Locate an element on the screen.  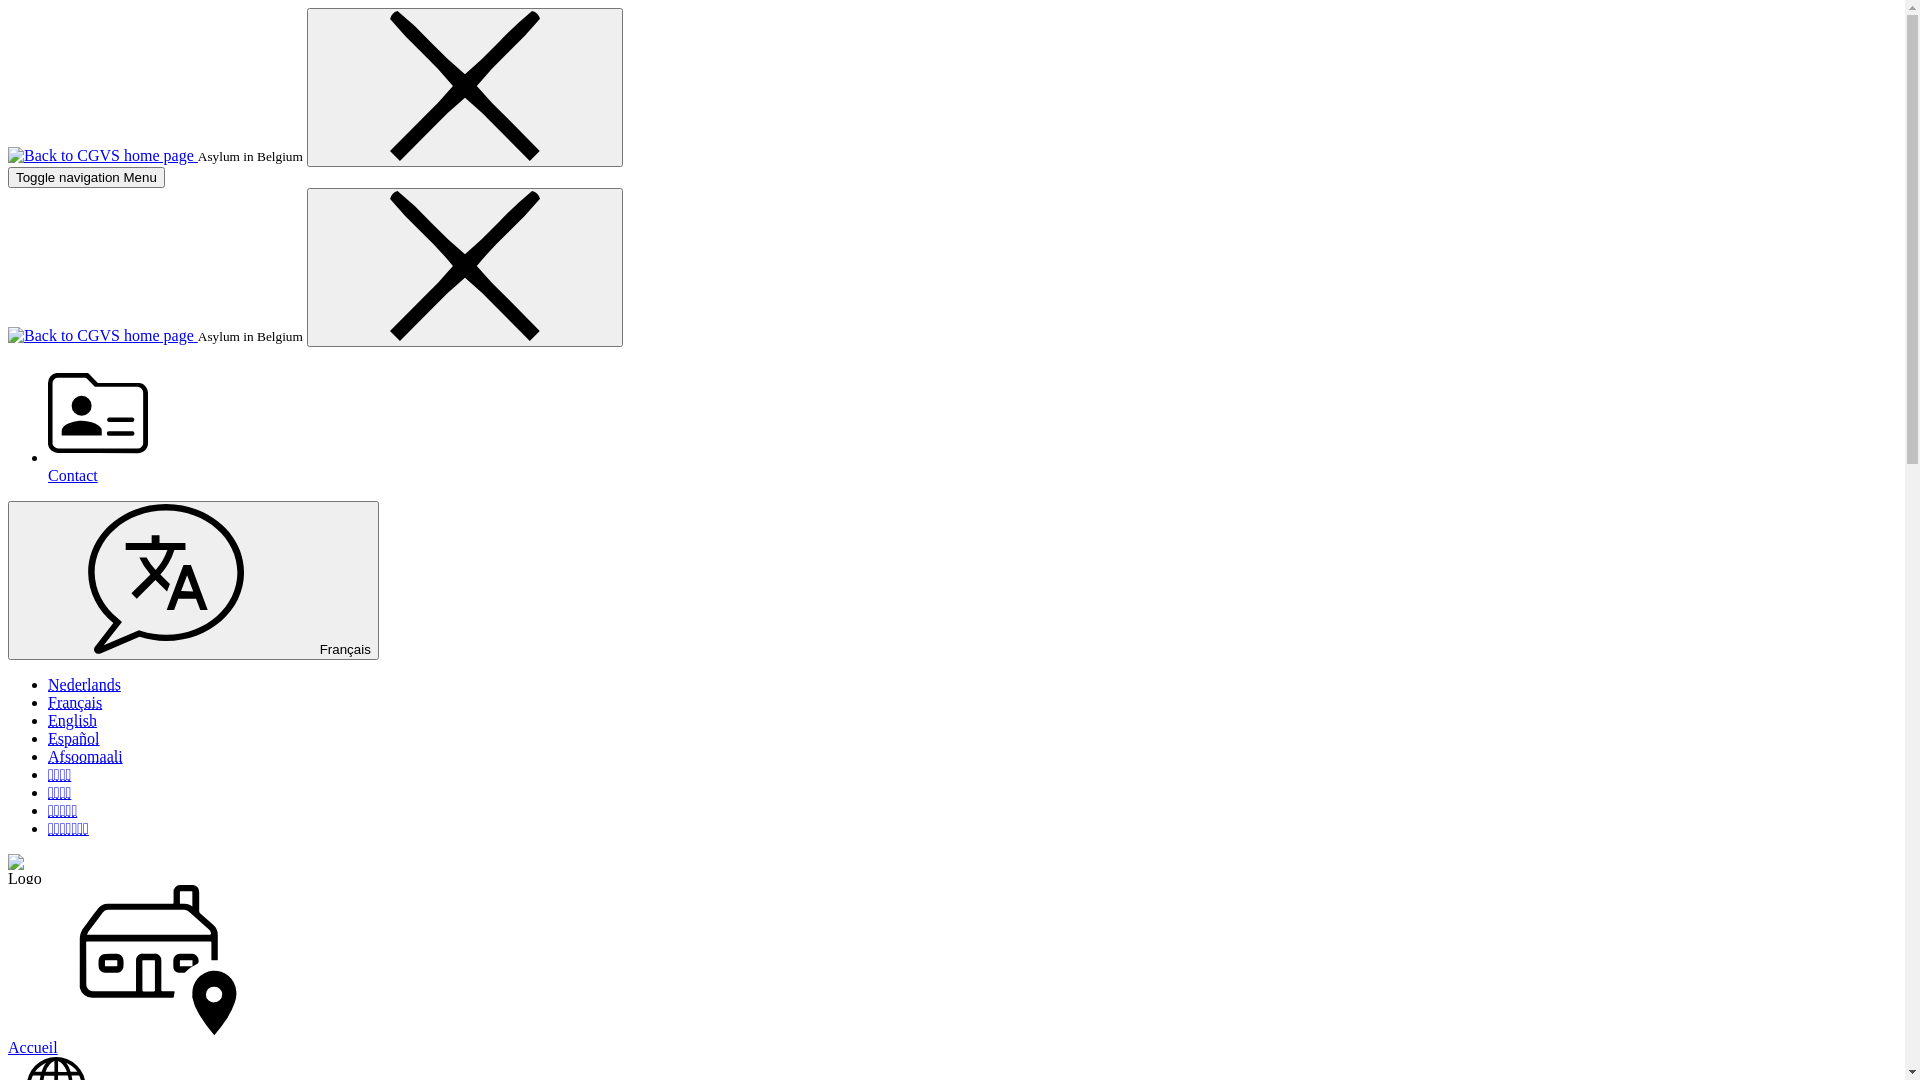
'Nederlands' is located at coordinates (83, 683).